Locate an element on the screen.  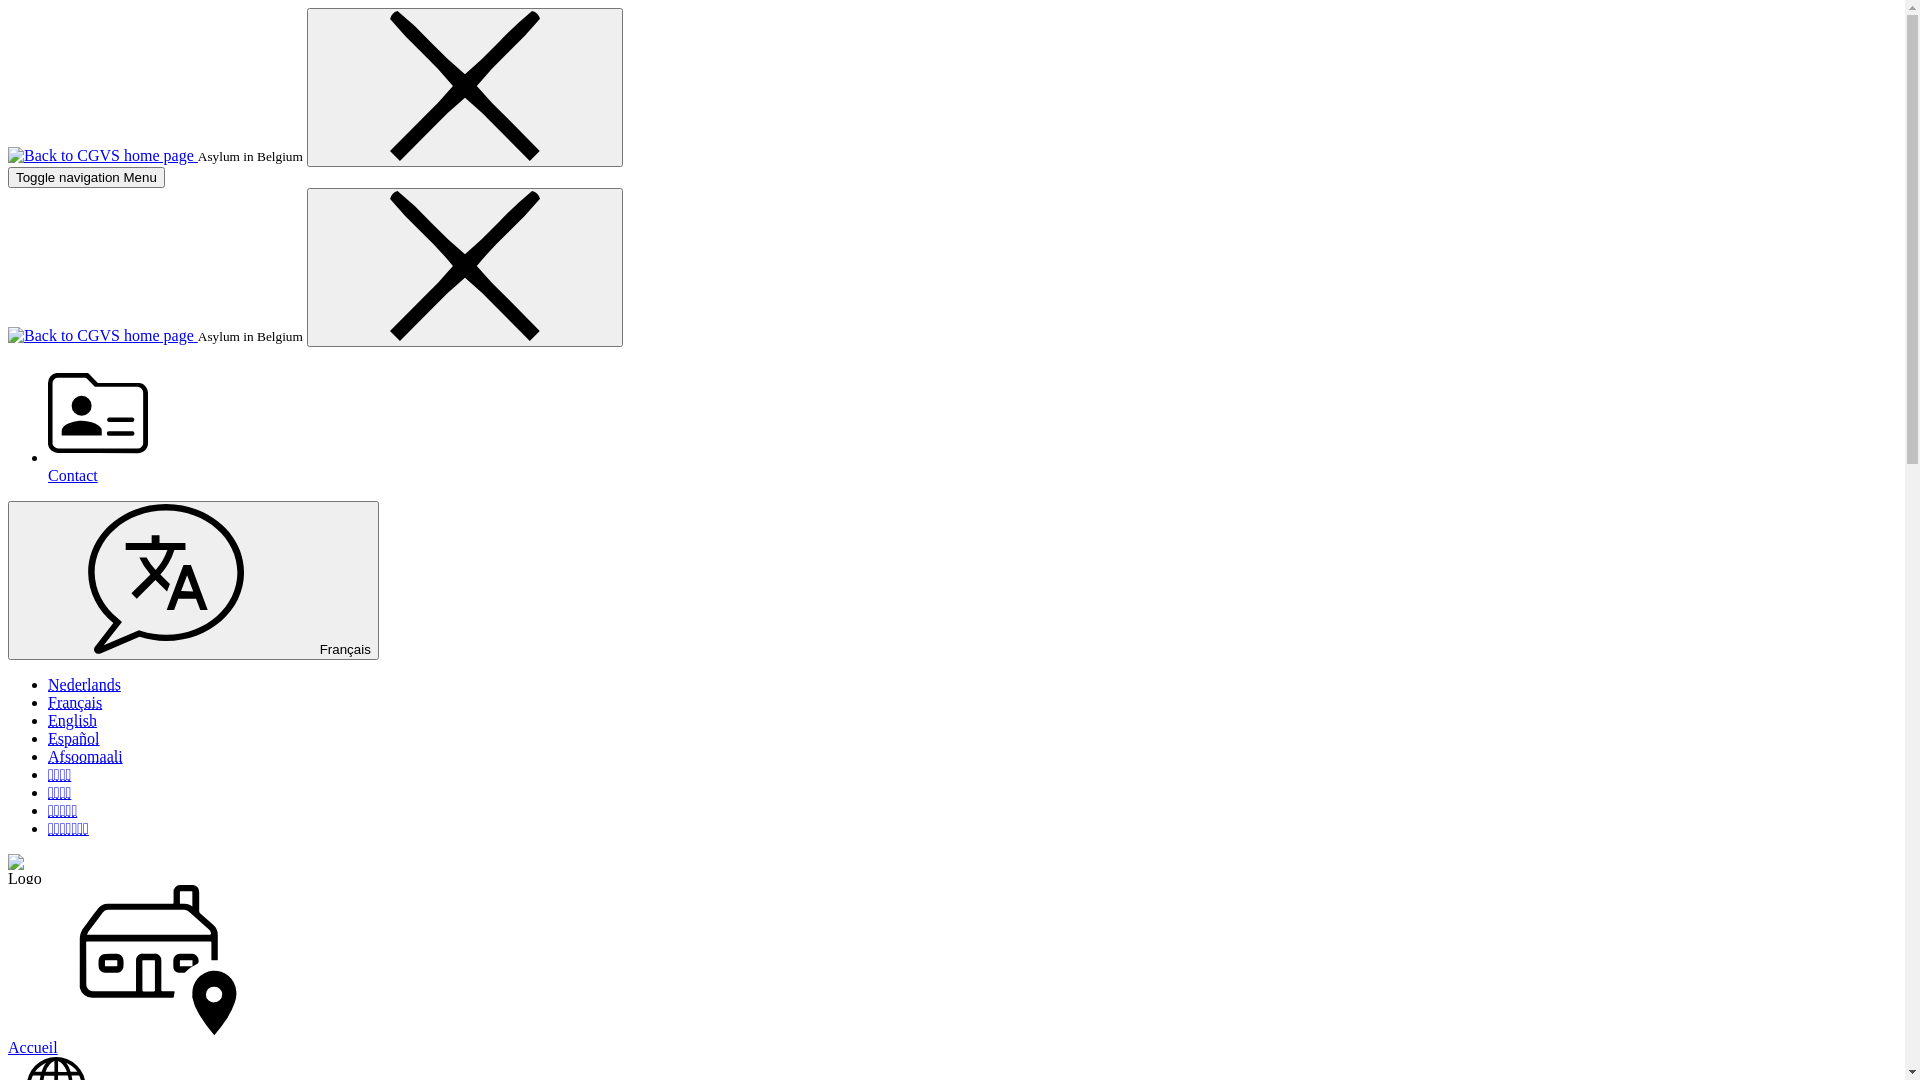
'Nederlands' is located at coordinates (83, 683).